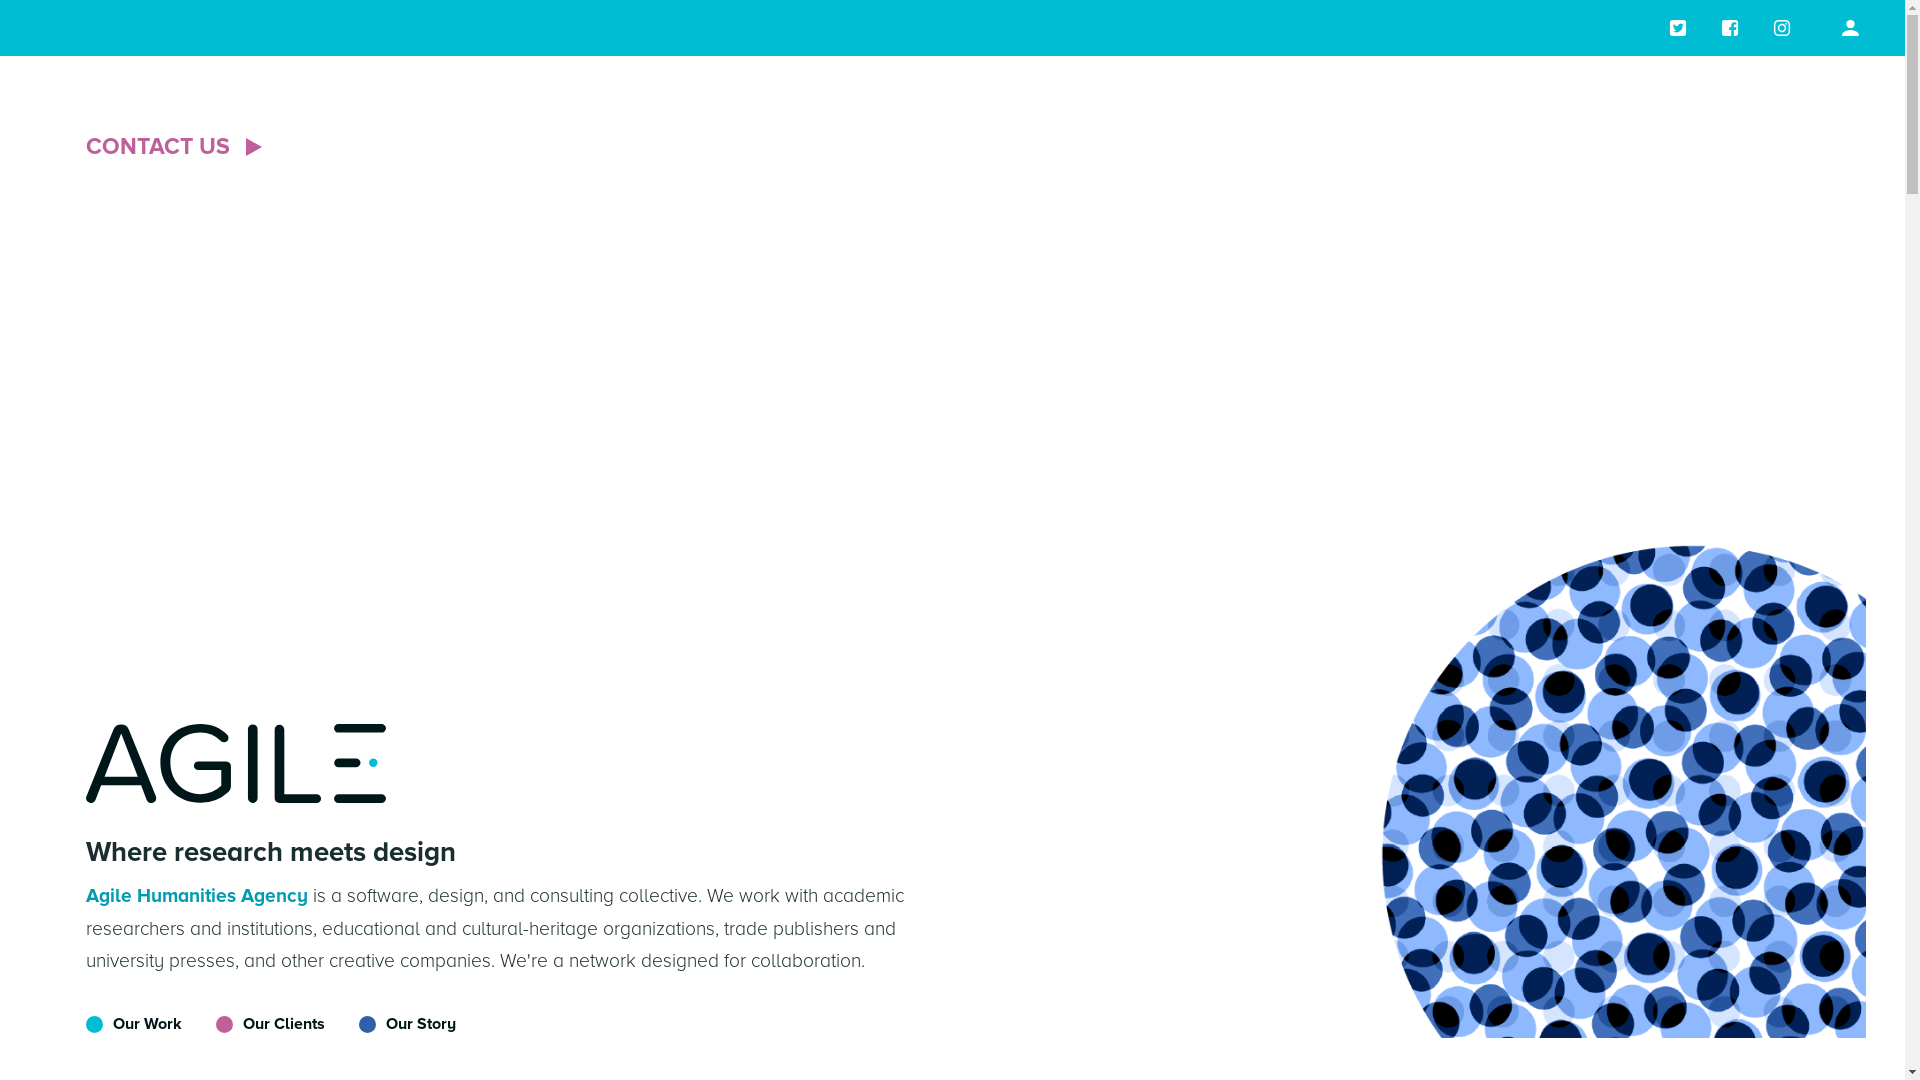 This screenshot has width=1920, height=1080. I want to click on 'Our Story', so click(392, 1024).